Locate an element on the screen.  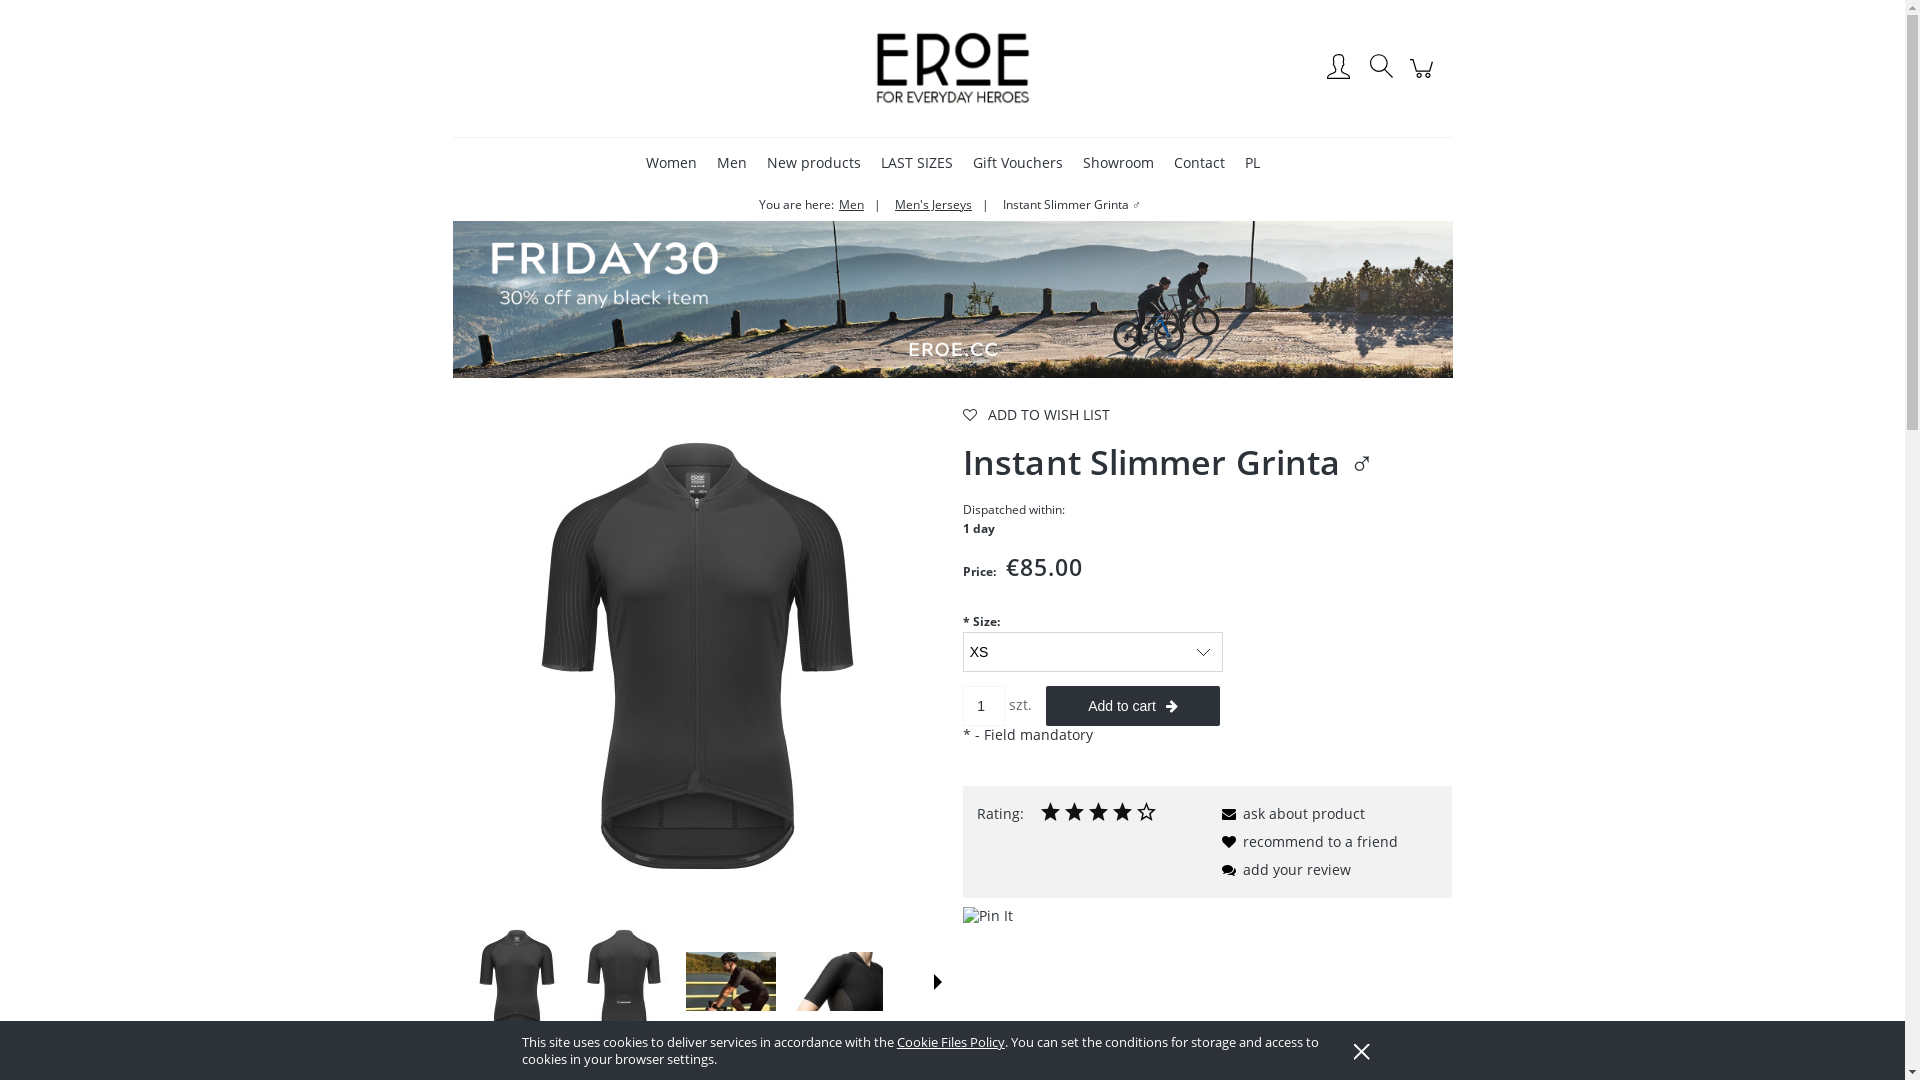
'ask about product' is located at coordinates (1213, 813).